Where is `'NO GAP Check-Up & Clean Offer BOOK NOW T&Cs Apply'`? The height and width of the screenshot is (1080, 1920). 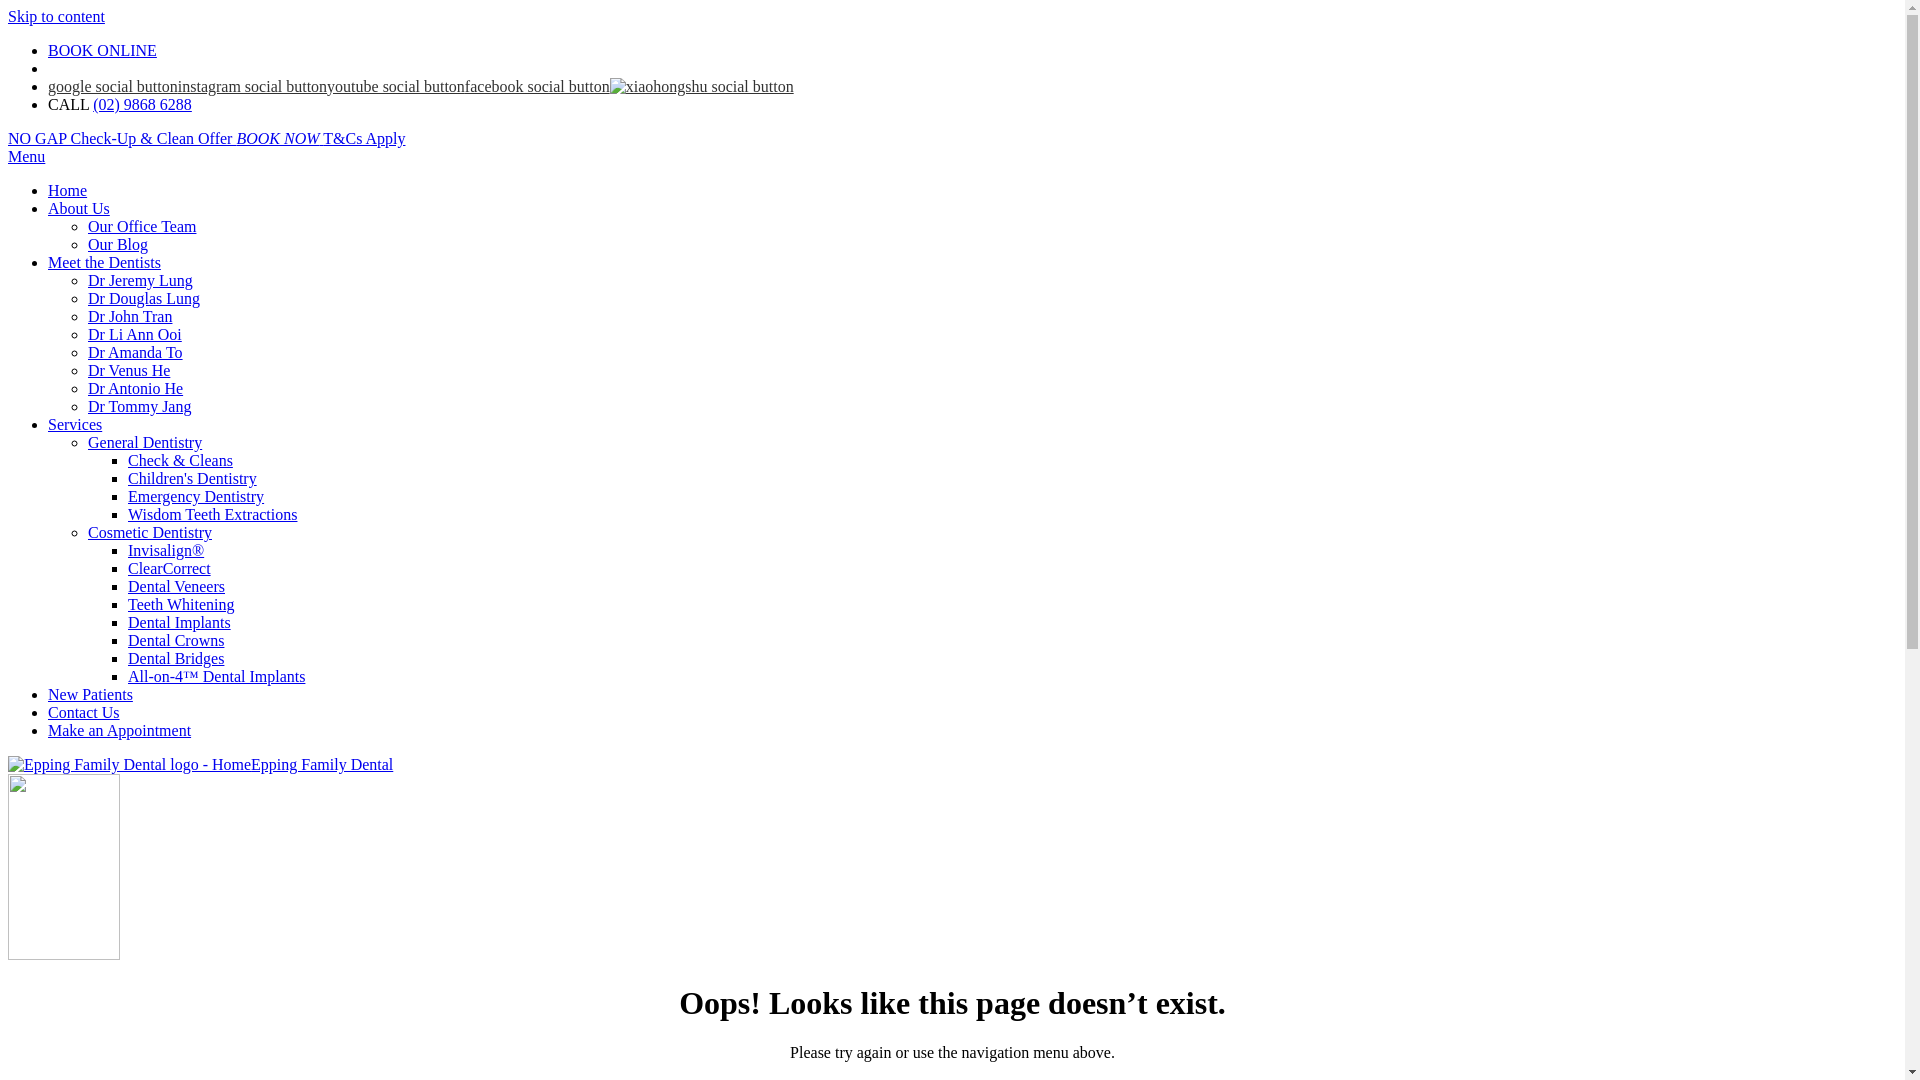 'NO GAP Check-Up & Clean Offer BOOK NOW T&Cs Apply' is located at coordinates (8, 137).